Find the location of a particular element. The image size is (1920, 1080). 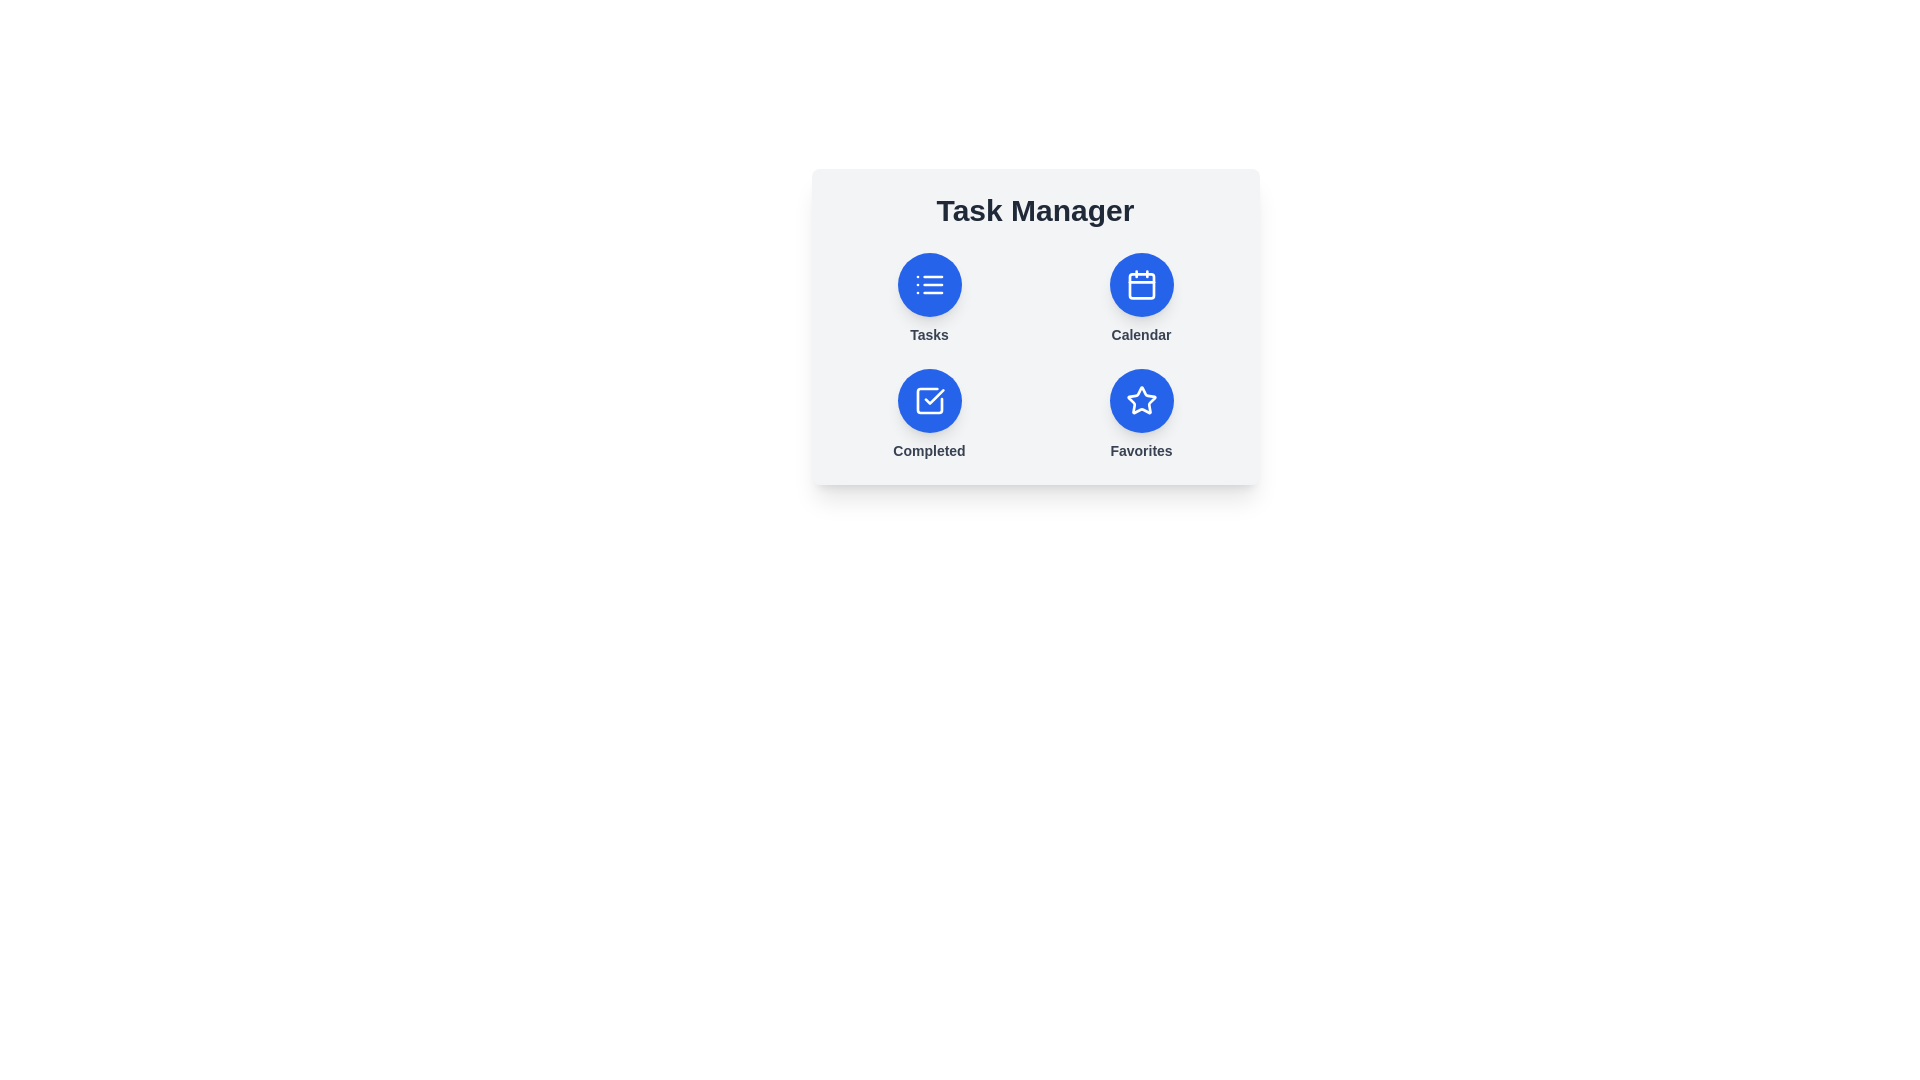

the calendar icon in the top-right corner of the Task Manager grid is located at coordinates (1141, 285).